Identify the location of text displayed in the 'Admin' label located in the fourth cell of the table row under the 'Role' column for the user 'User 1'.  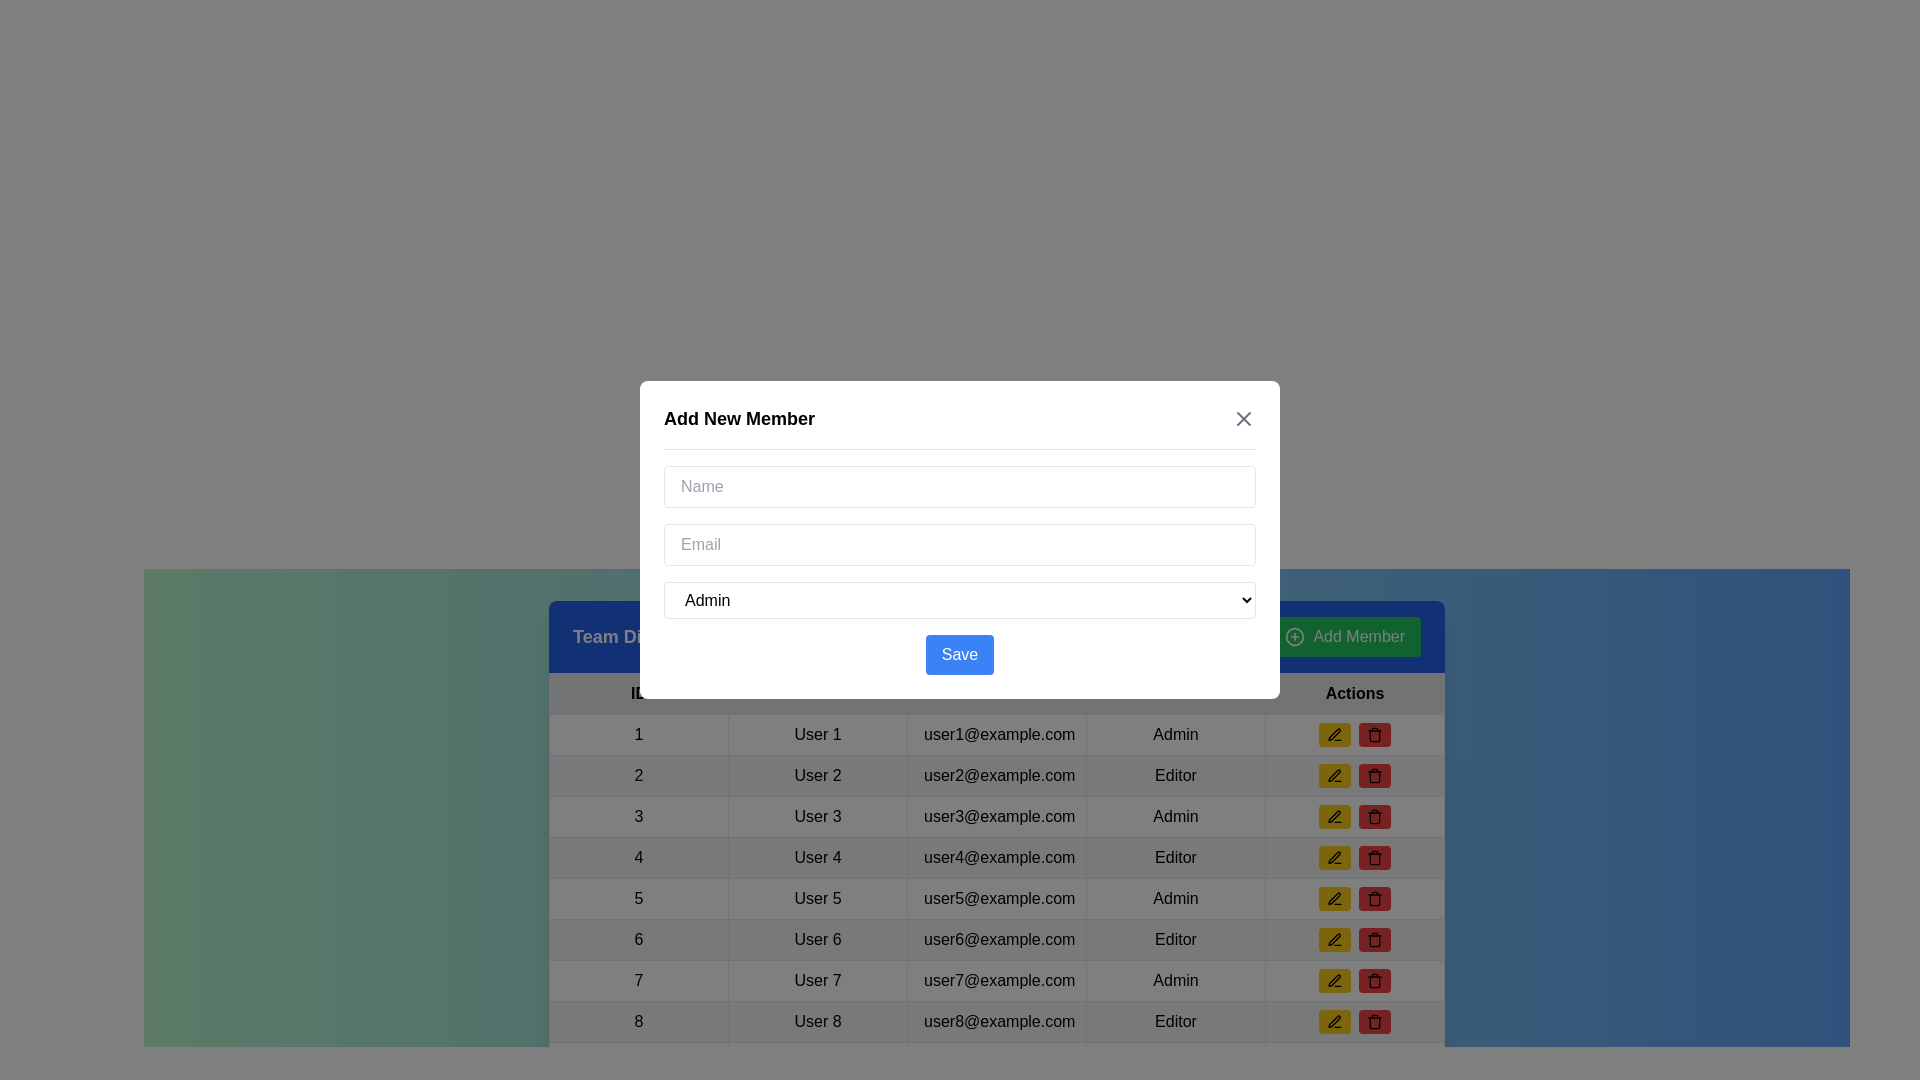
(1176, 735).